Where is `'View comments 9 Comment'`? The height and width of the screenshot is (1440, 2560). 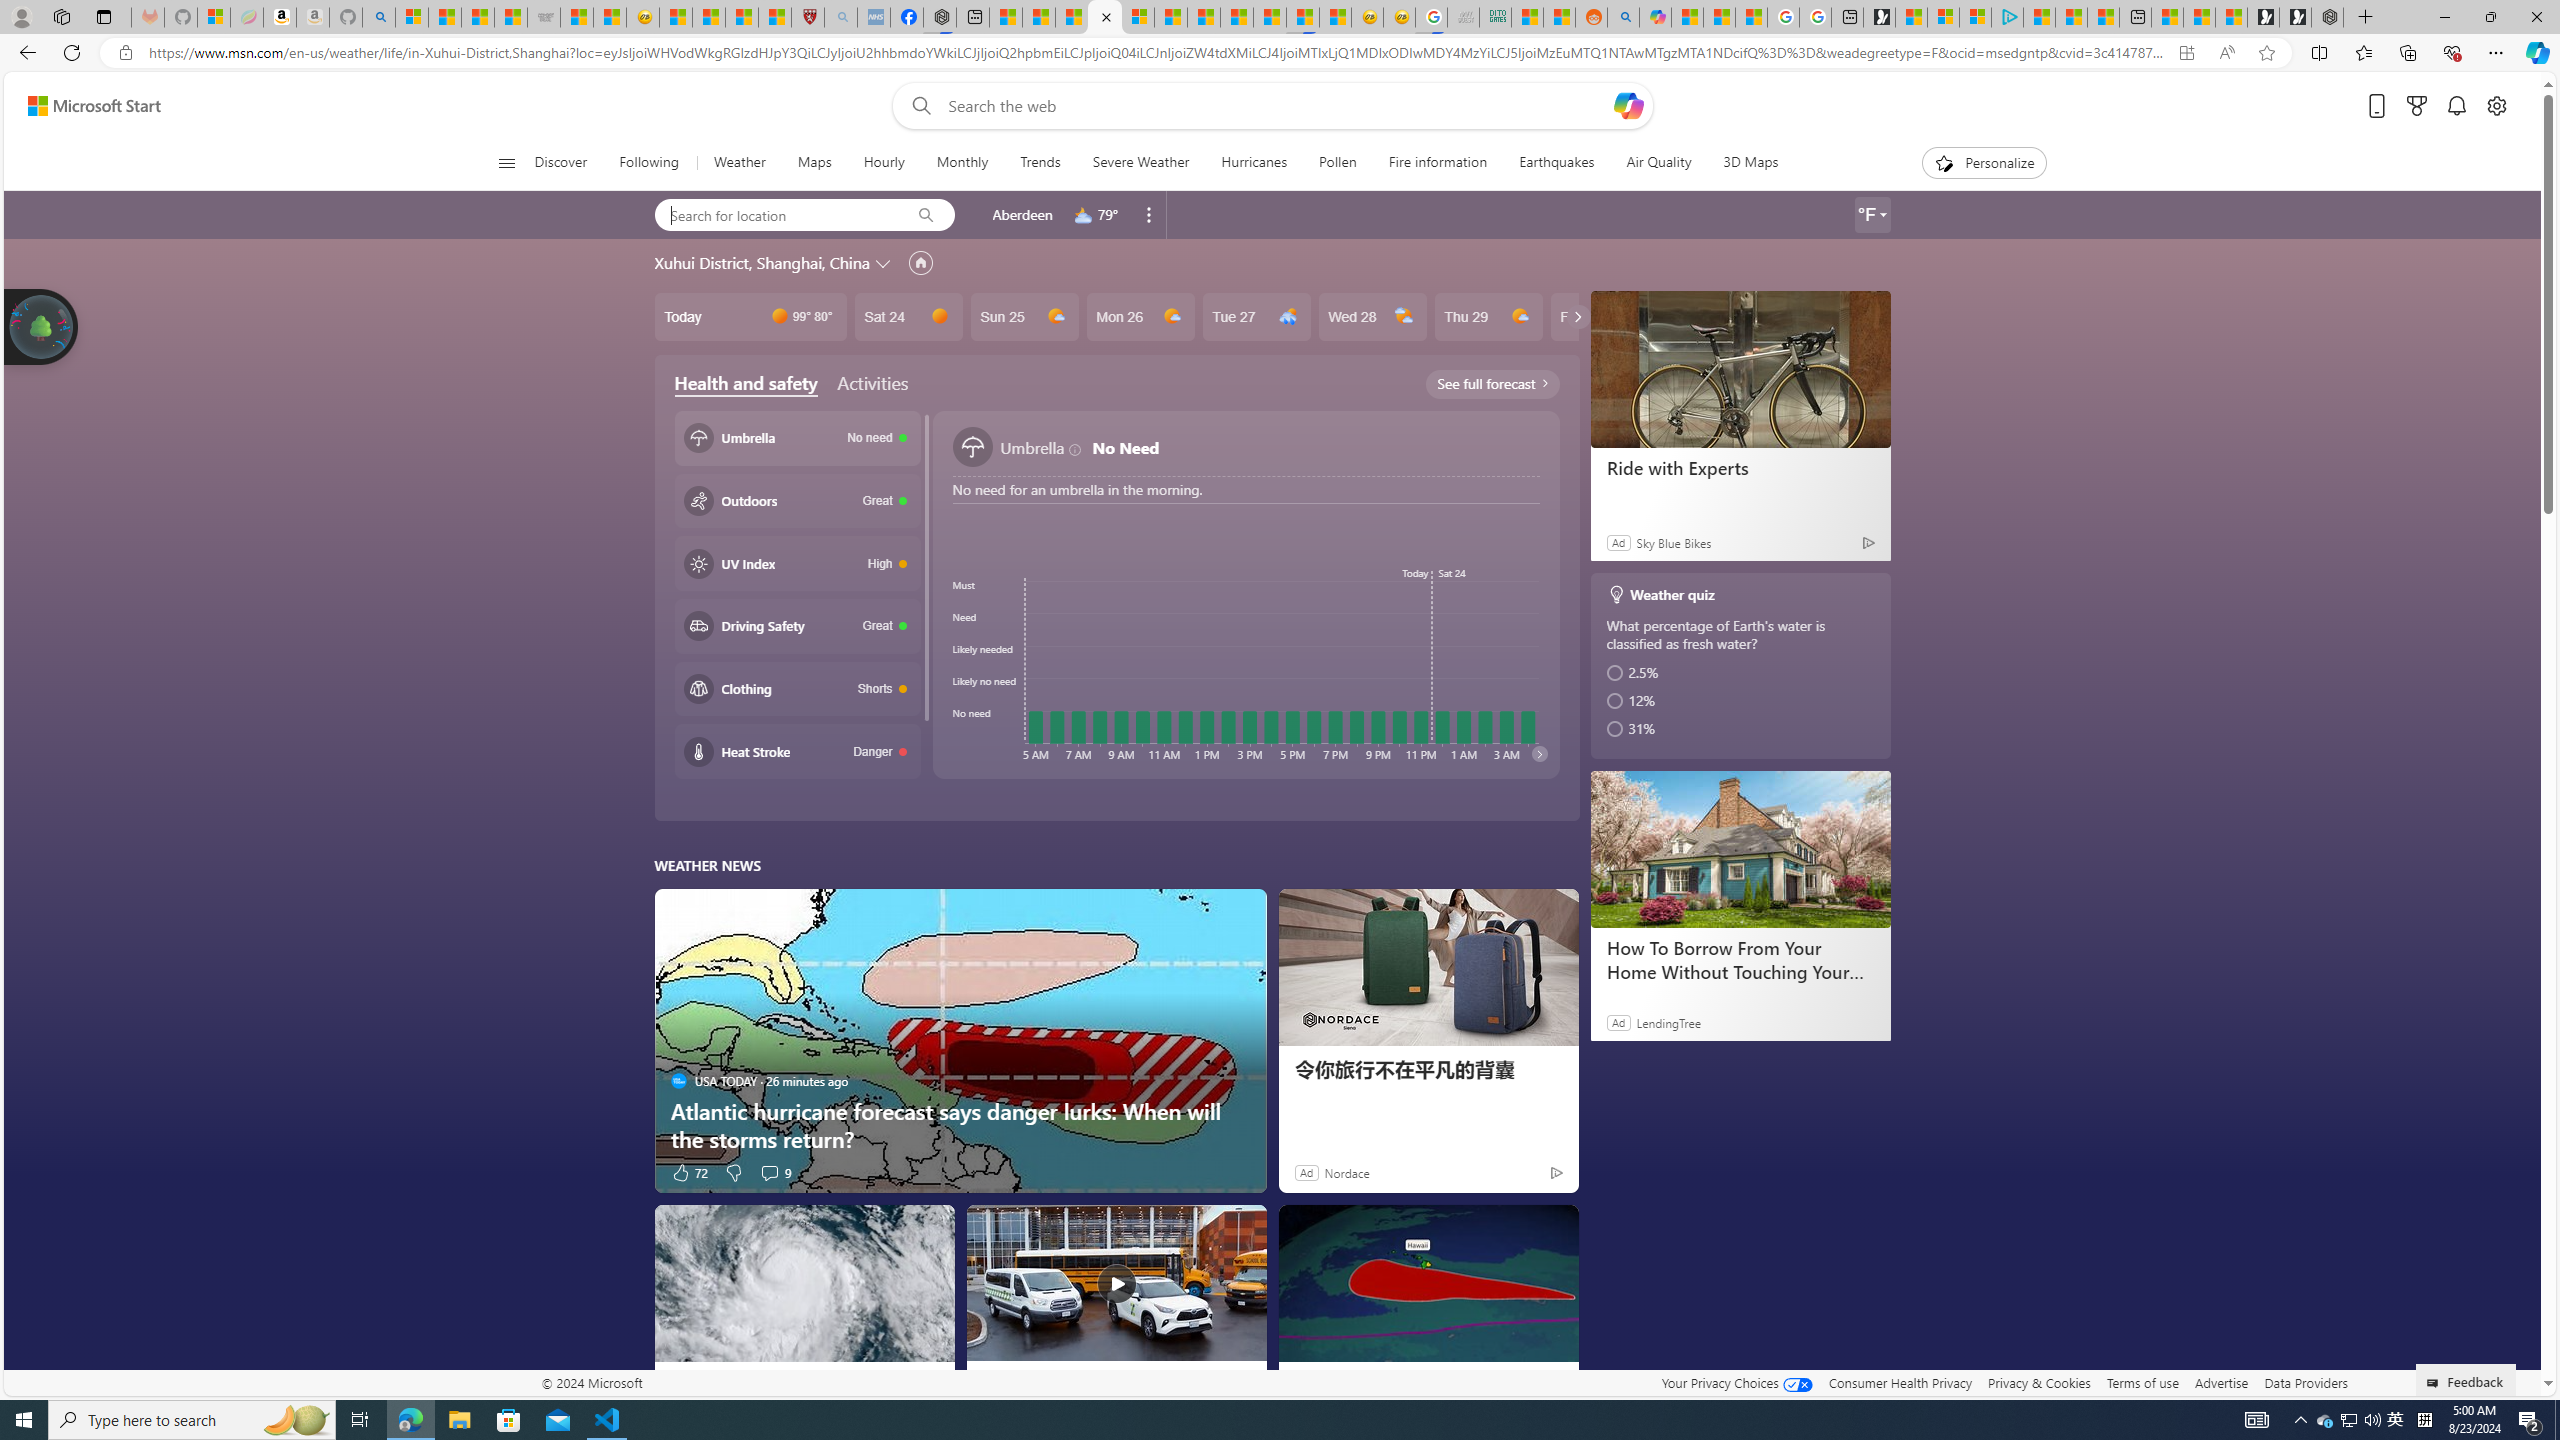 'View comments 9 Comment' is located at coordinates (774, 1171).